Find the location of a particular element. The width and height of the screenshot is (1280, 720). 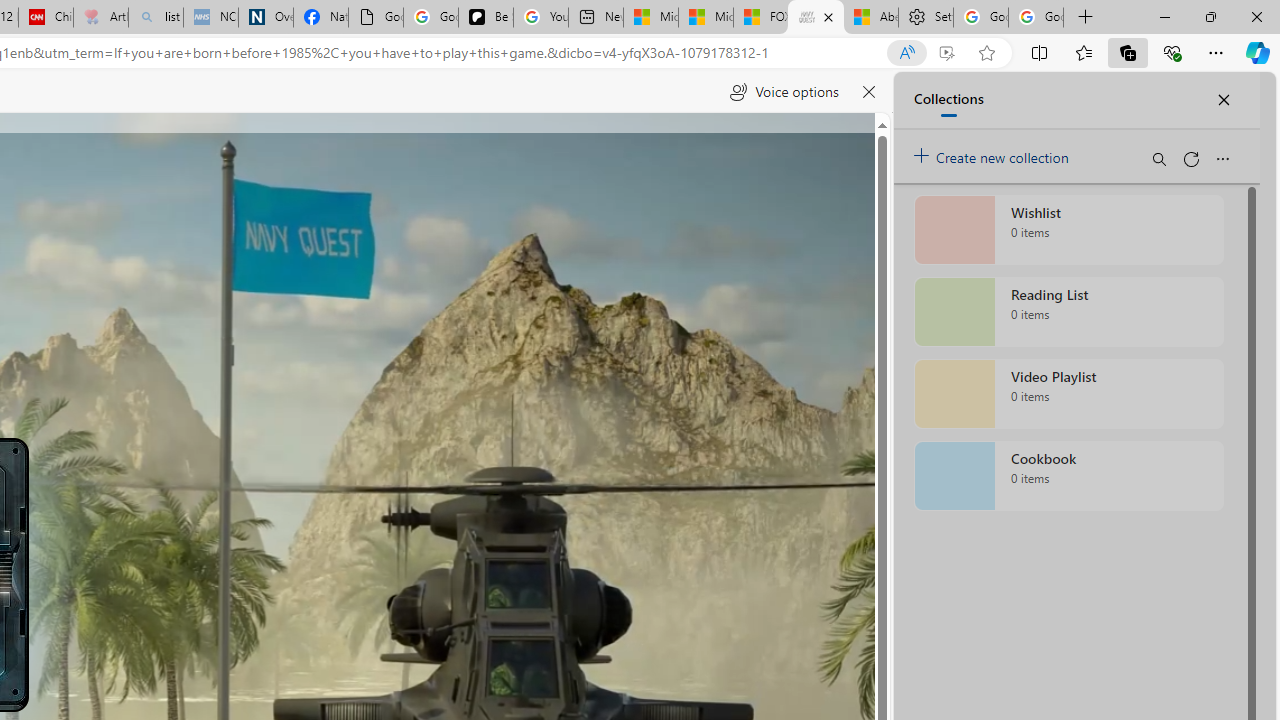

'Minimize' is located at coordinates (1164, 16).